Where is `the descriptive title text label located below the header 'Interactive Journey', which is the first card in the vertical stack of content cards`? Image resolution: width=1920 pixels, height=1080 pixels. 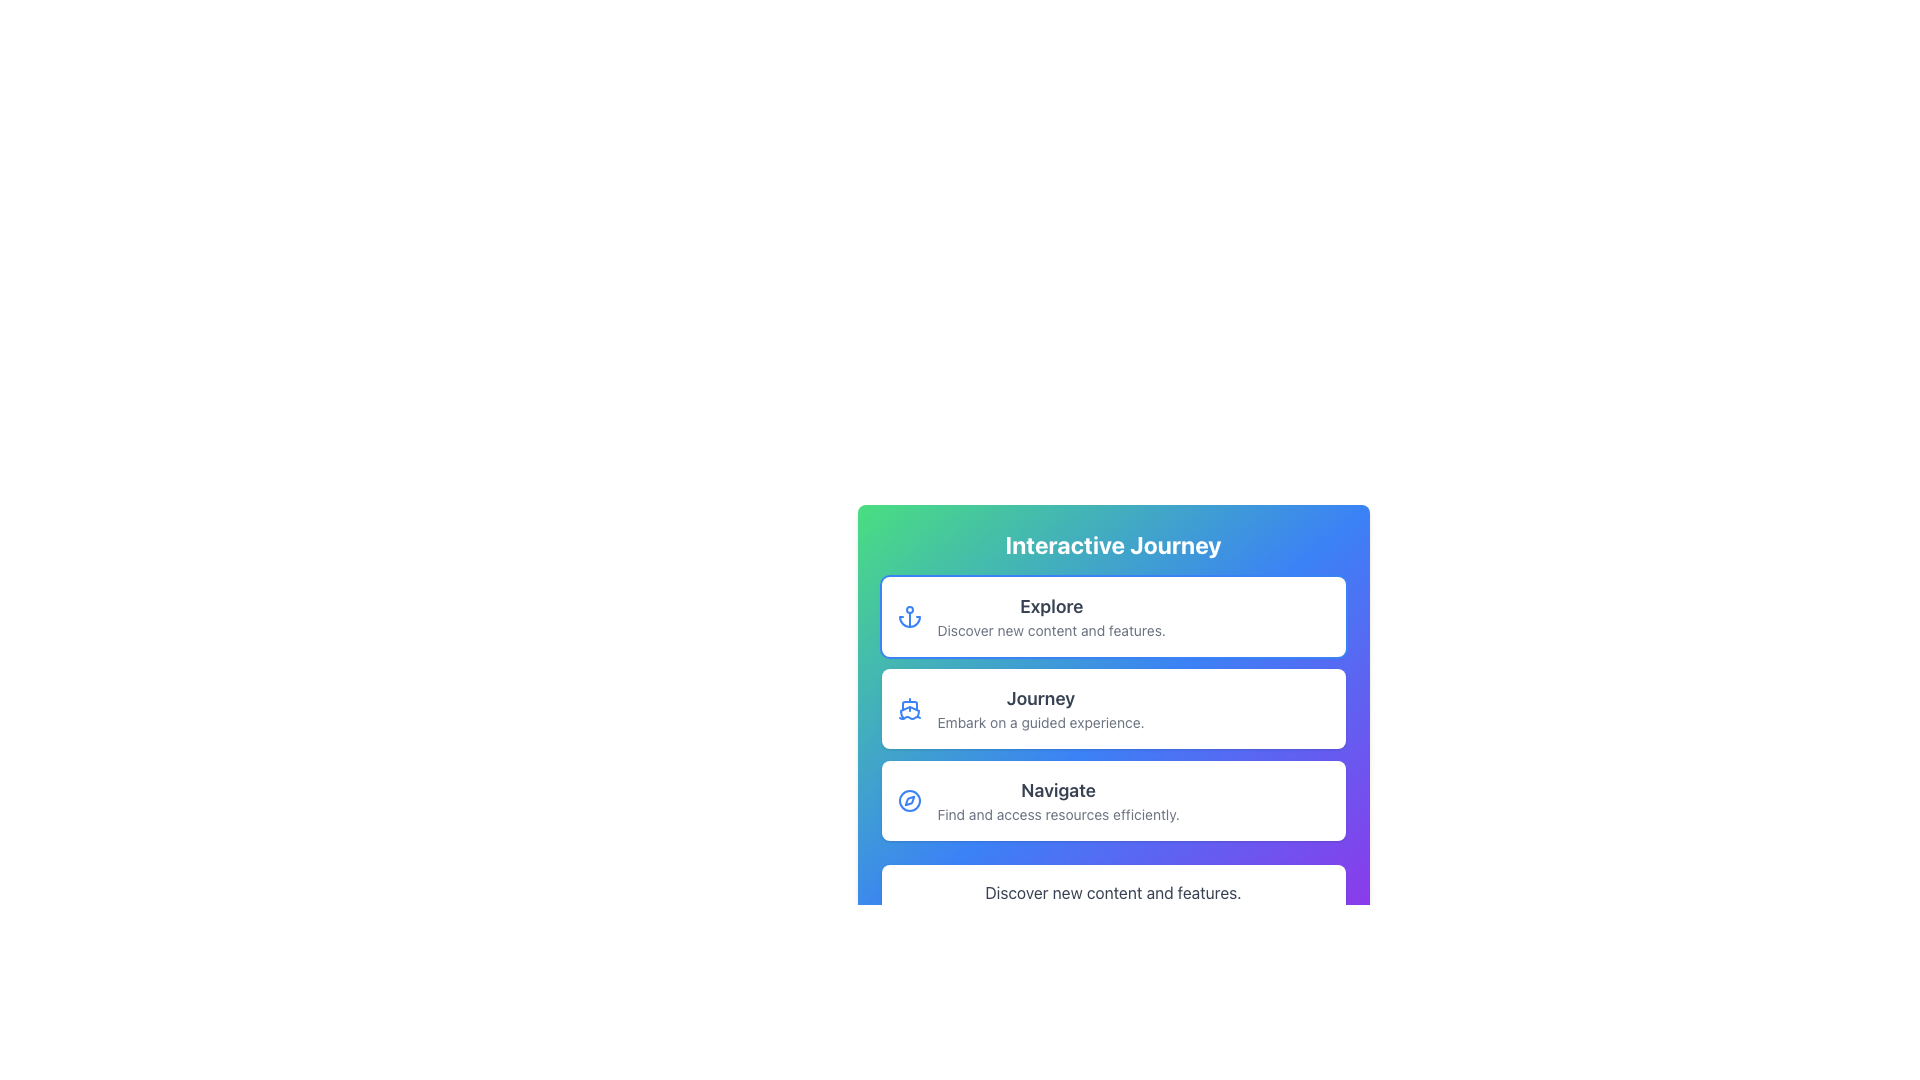
the descriptive title text label located below the header 'Interactive Journey', which is the first card in the vertical stack of content cards is located at coordinates (1050, 605).